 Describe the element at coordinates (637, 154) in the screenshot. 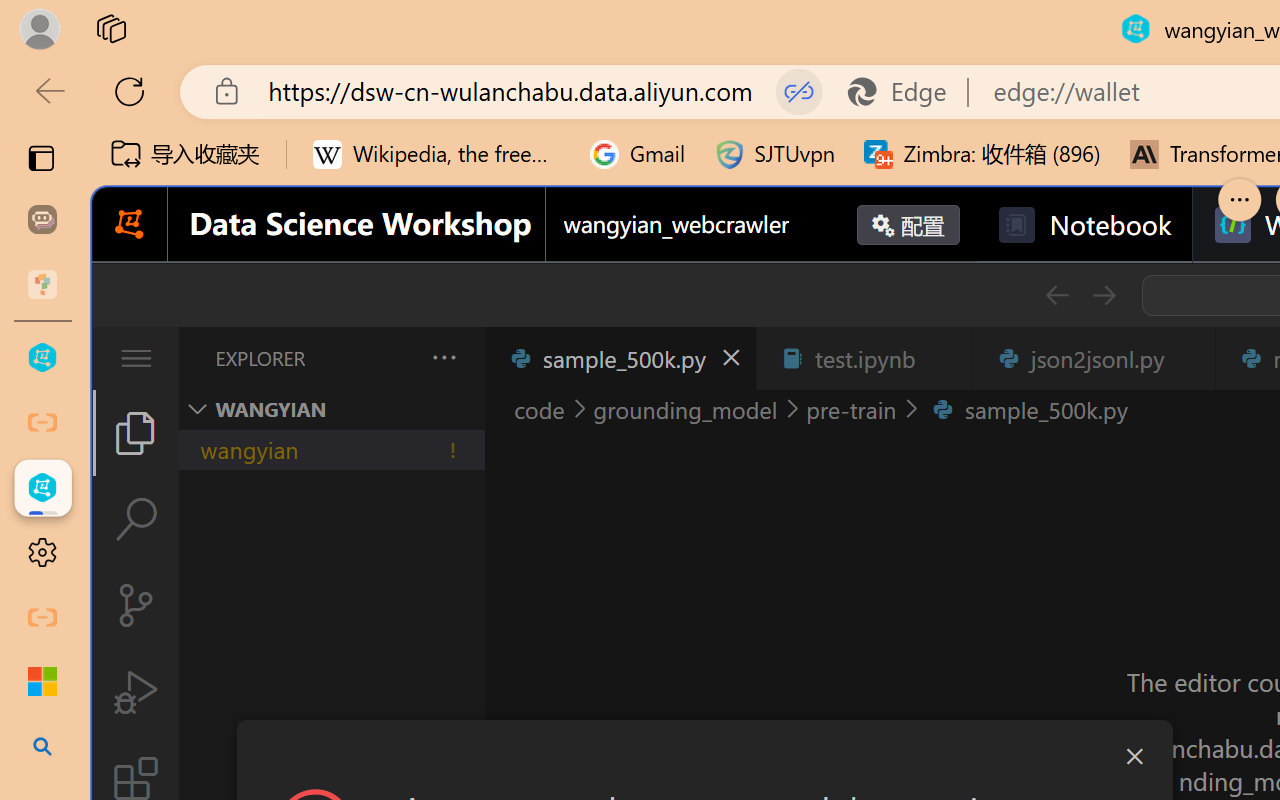

I see `'Gmail'` at that location.